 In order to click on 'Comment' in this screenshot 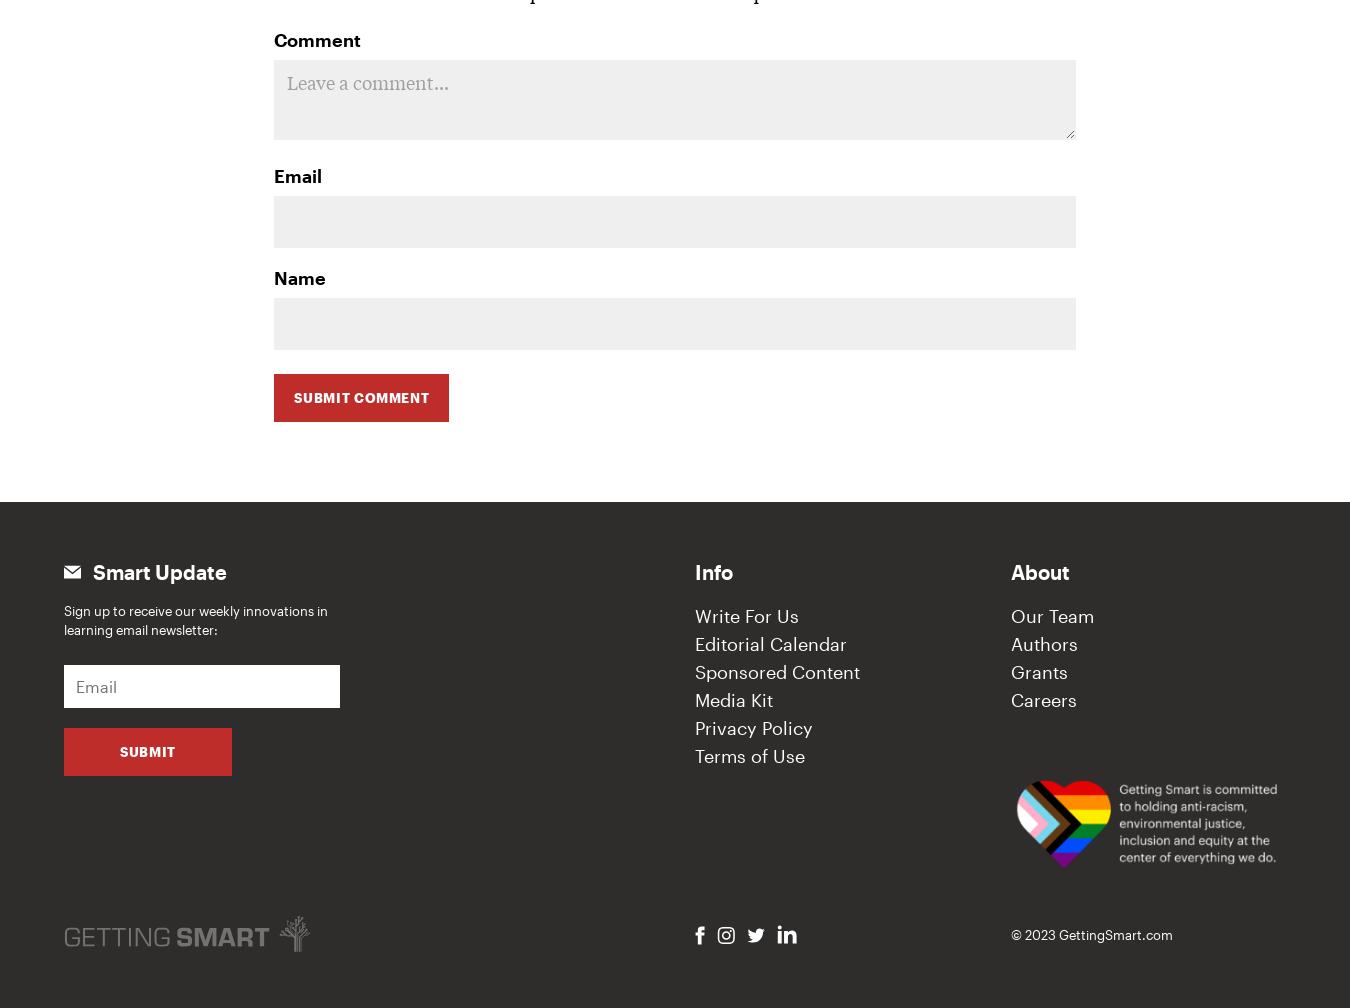, I will do `click(316, 40)`.